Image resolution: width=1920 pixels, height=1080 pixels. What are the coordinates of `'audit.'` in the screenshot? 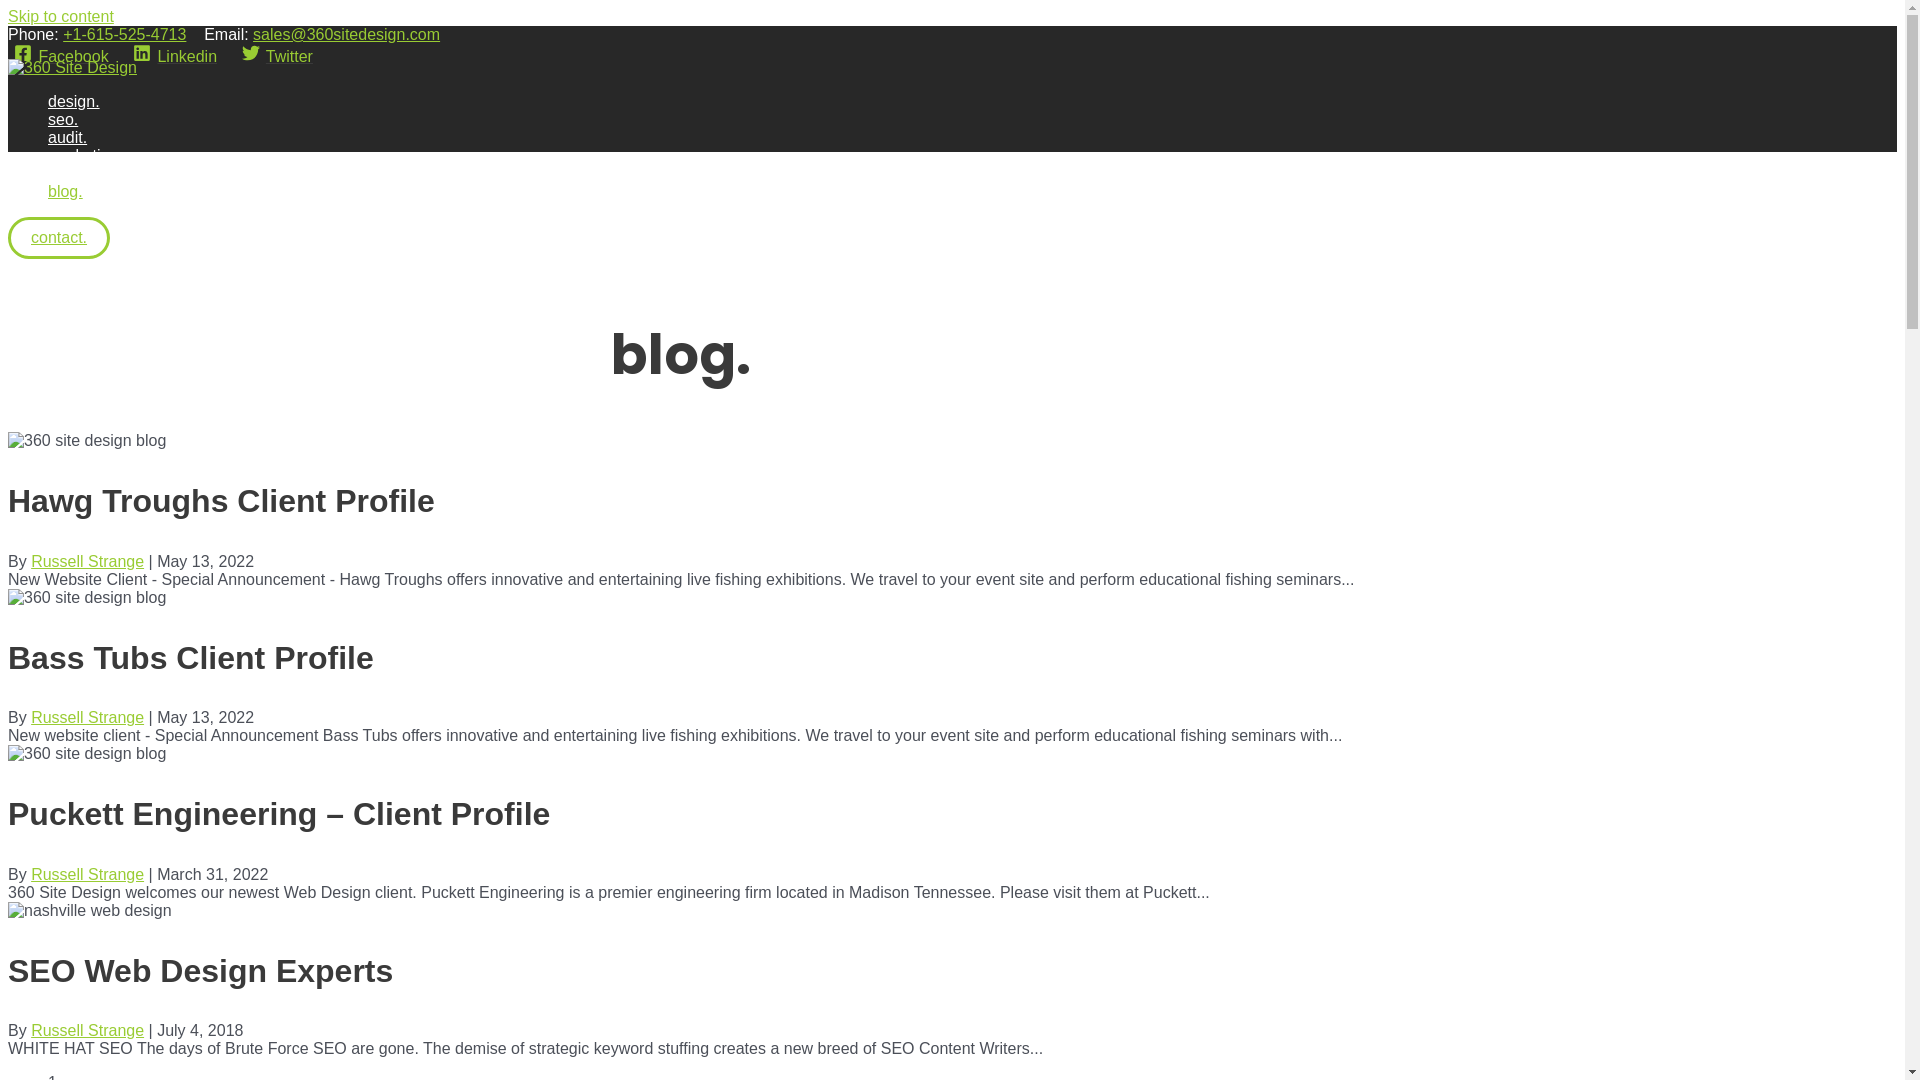 It's located at (48, 137).